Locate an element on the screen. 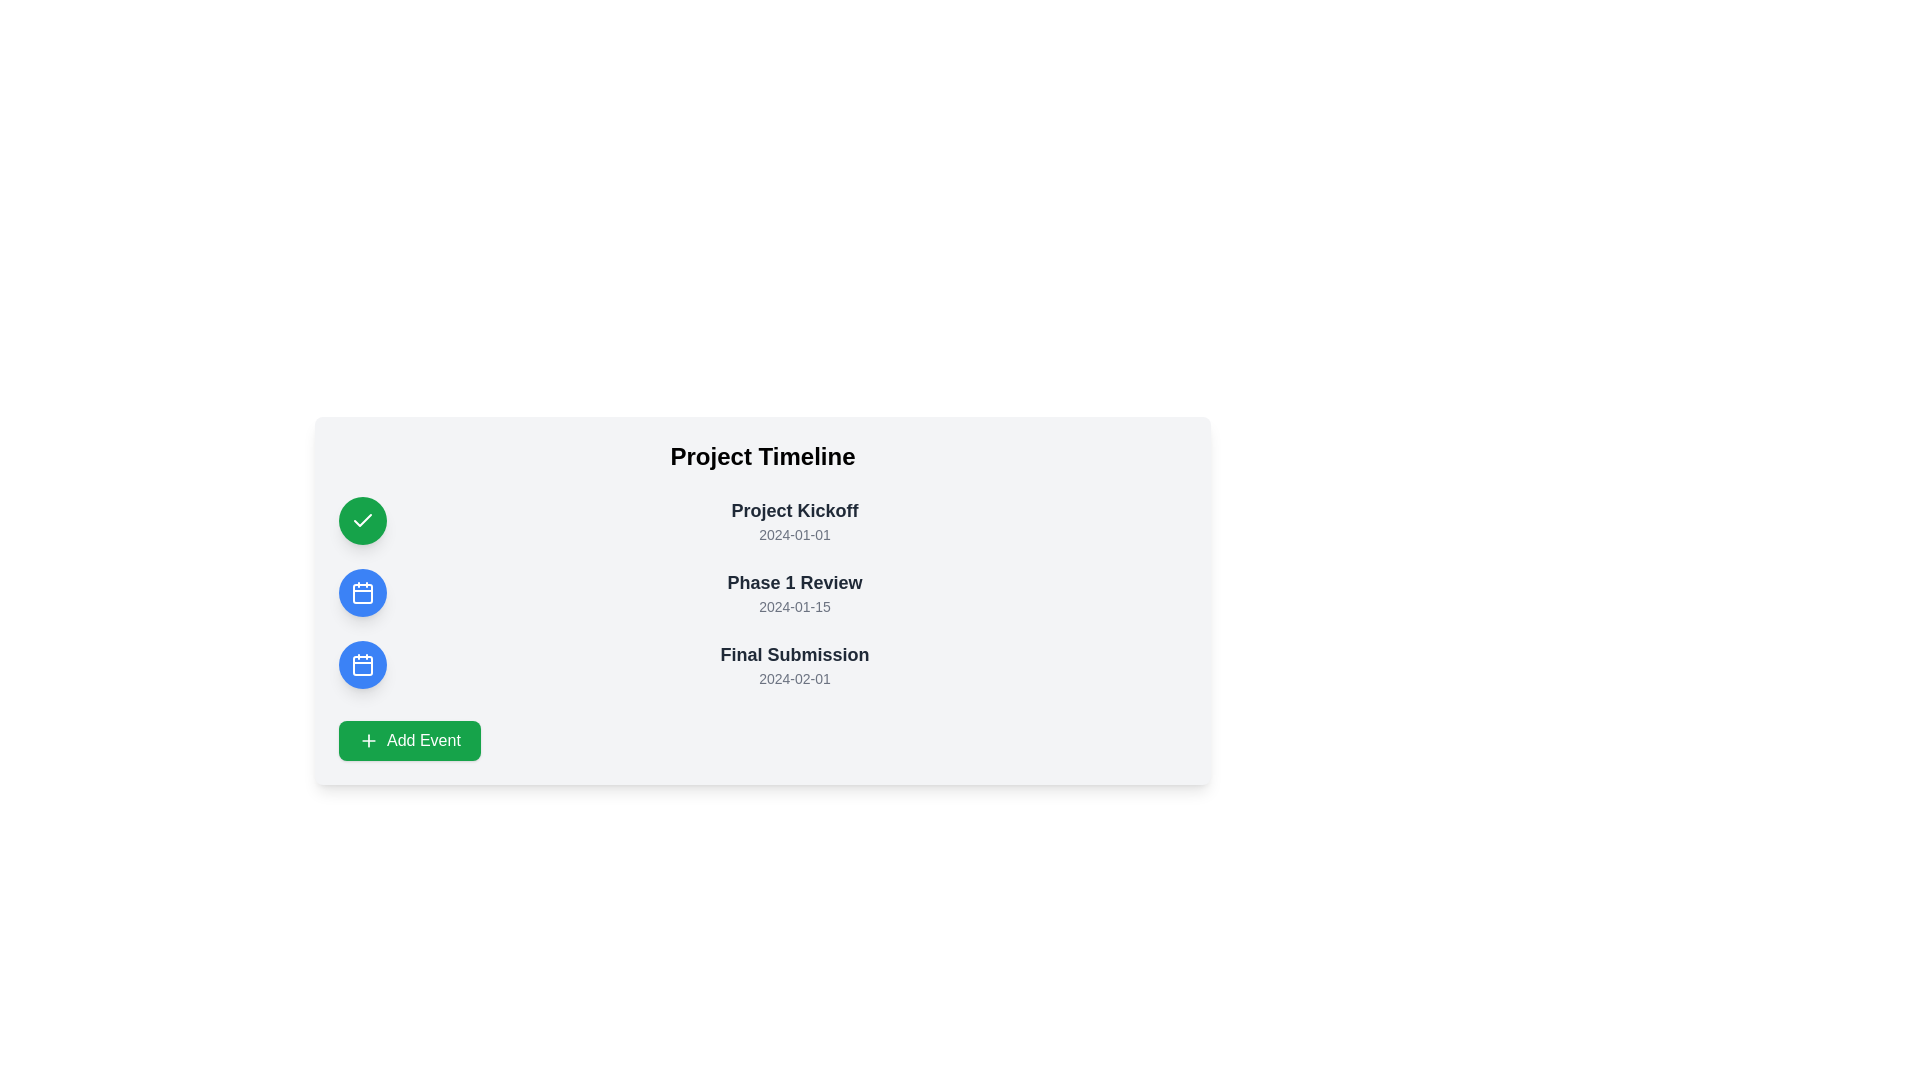 This screenshot has width=1920, height=1080. the text label displaying the date '2024-01-01', which is located below the 'Project Kickoff' element in the timeline events section is located at coordinates (794, 534).